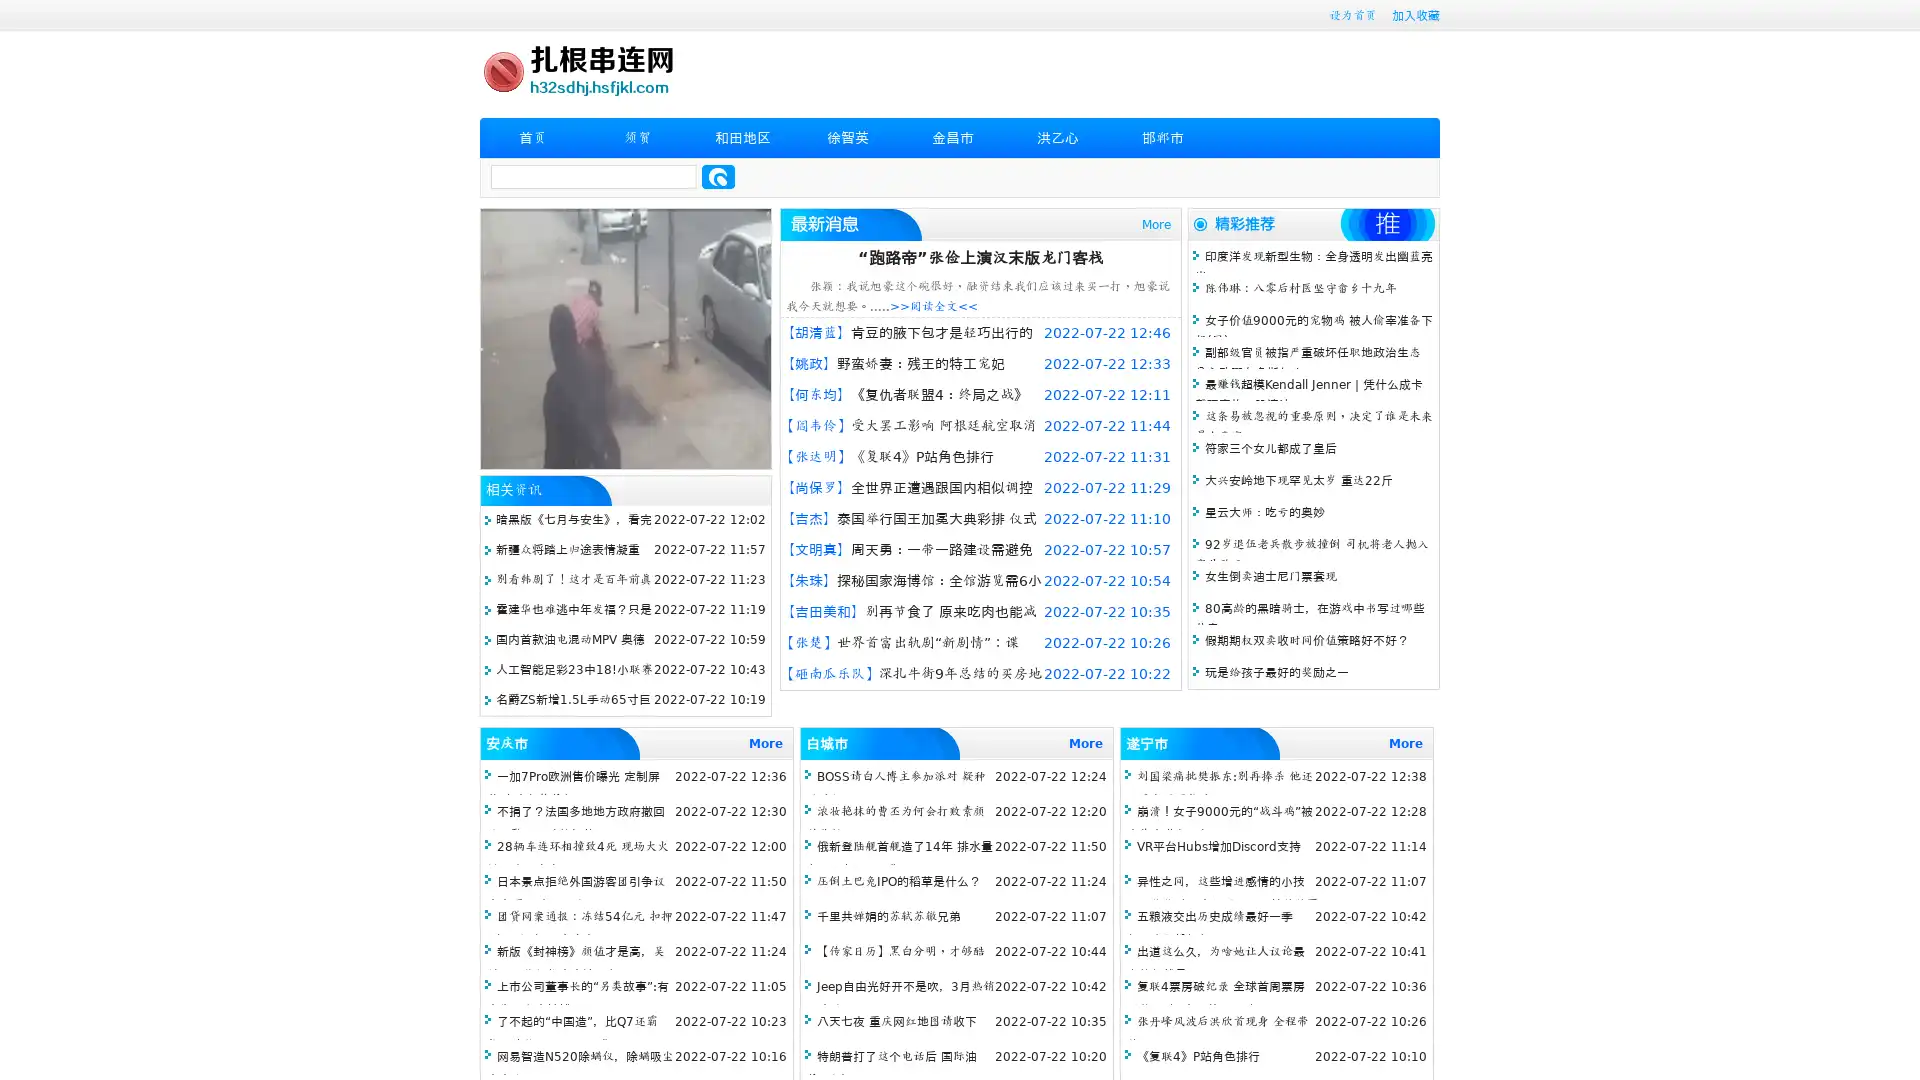  Describe the element at coordinates (718, 176) in the screenshot. I see `Search` at that location.